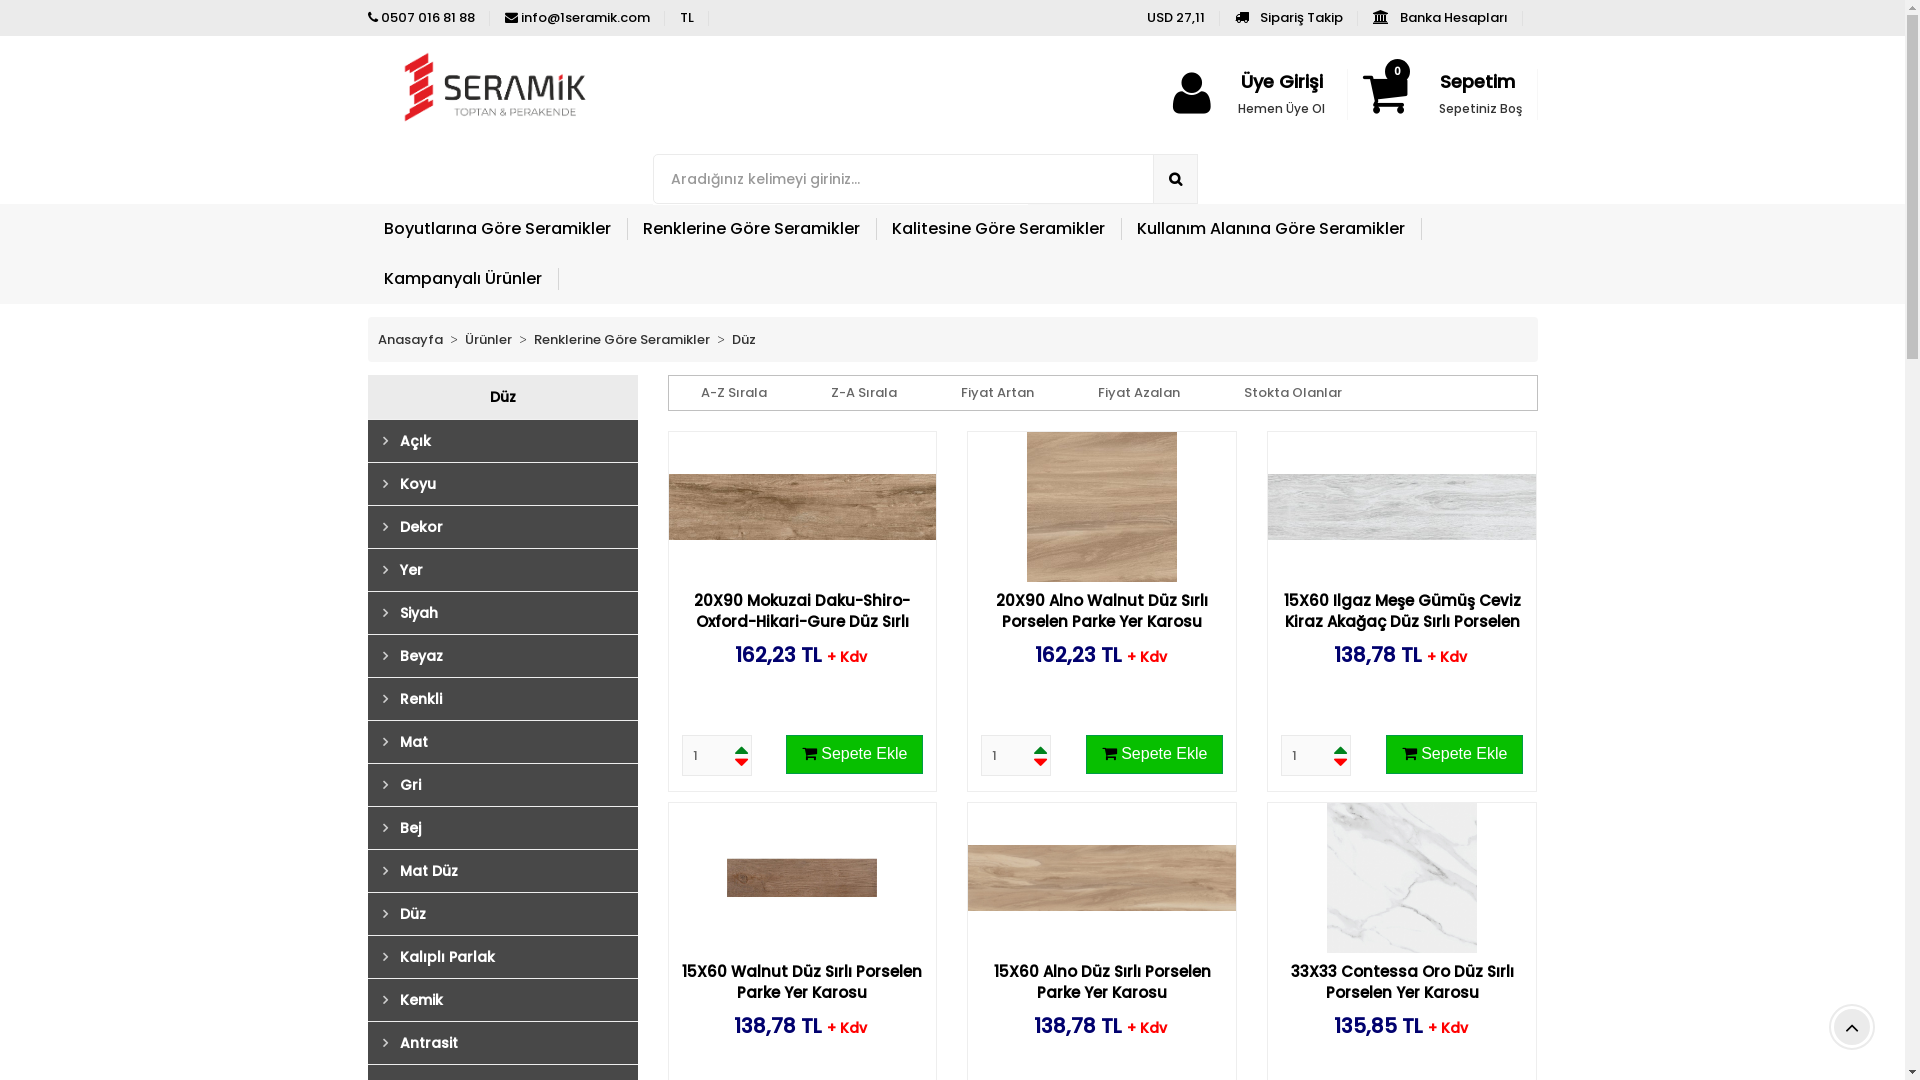 Image resolution: width=1920 pixels, height=1080 pixels. I want to click on 'Mat', so click(399, 741).